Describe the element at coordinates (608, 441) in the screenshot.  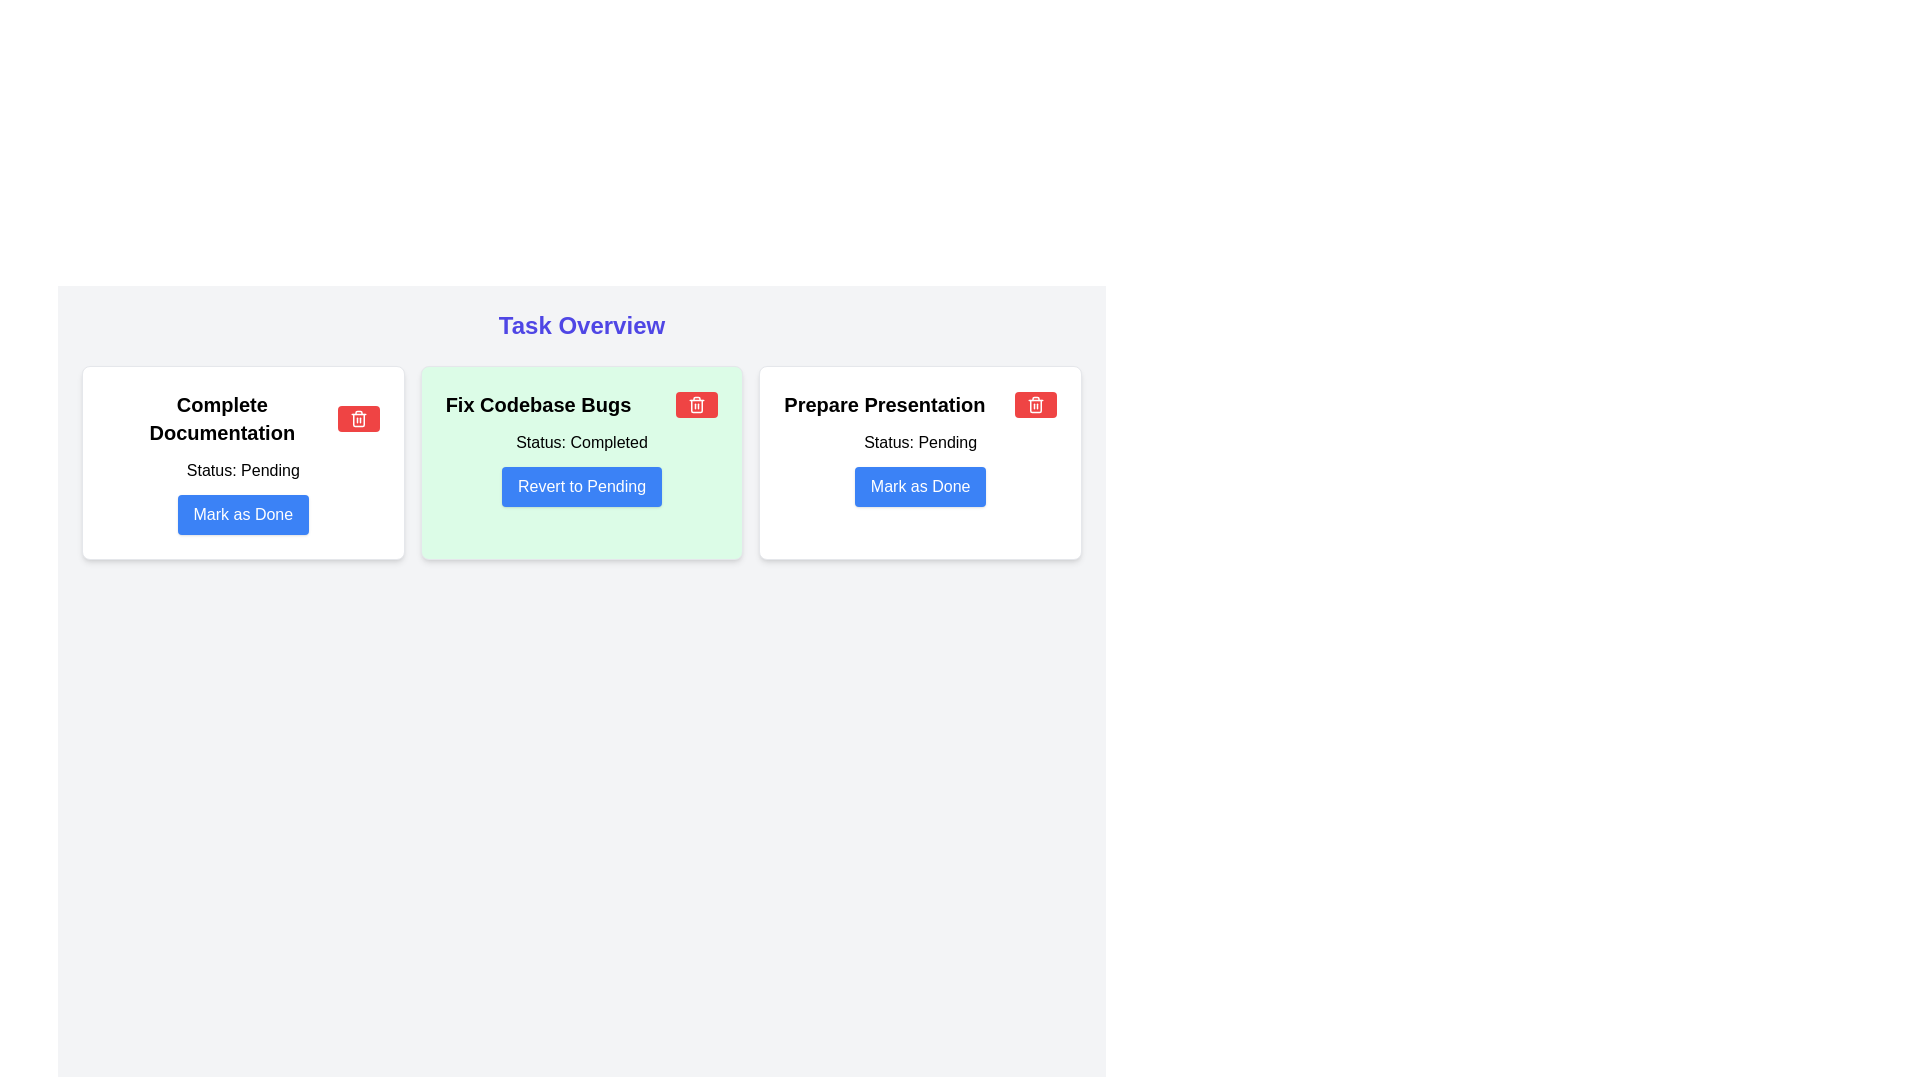
I see `the 'Completed' static text label located within the green card titled 'Fix Codebase Bugs', situated below the status line that follows 'Status:'` at that location.